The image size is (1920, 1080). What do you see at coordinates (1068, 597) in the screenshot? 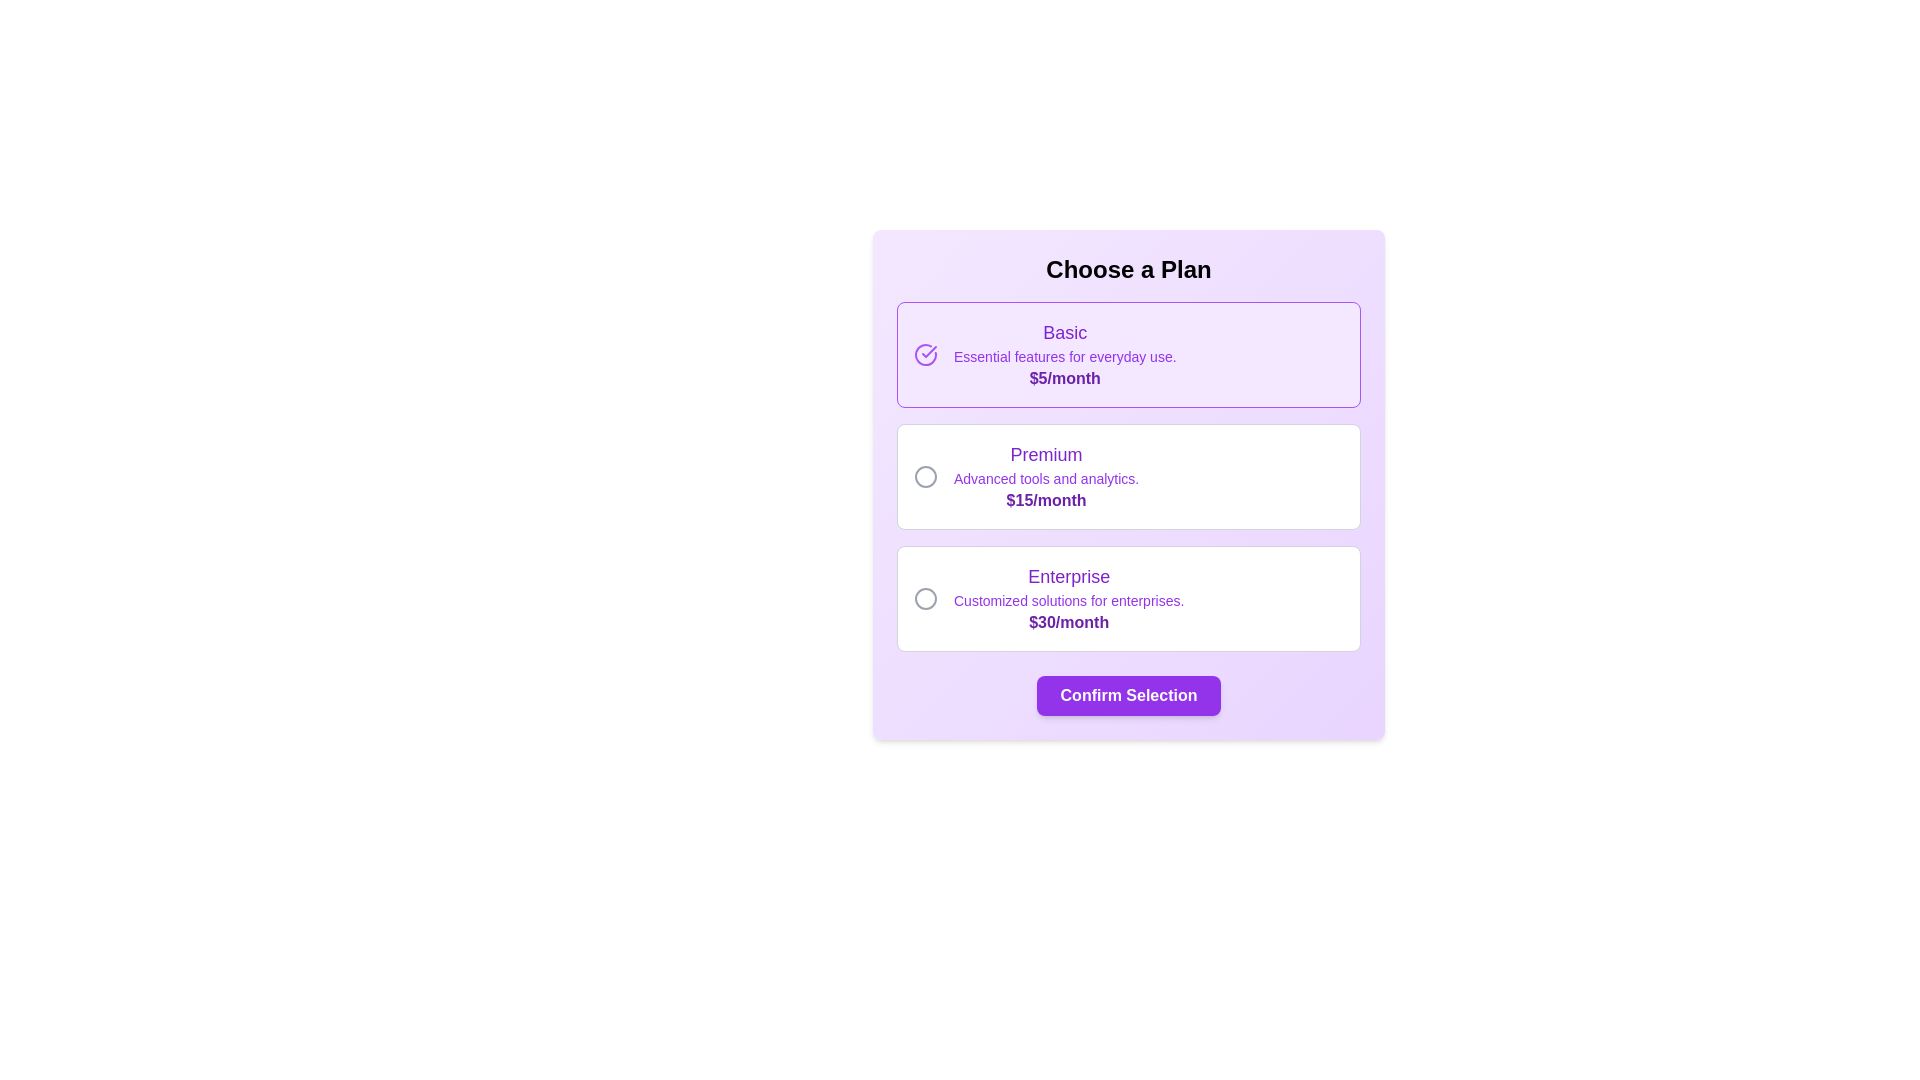
I see `the 'Enterprise' pricing plan option, which is the third item in a vertically stacked list of selectable plans` at bounding box center [1068, 597].